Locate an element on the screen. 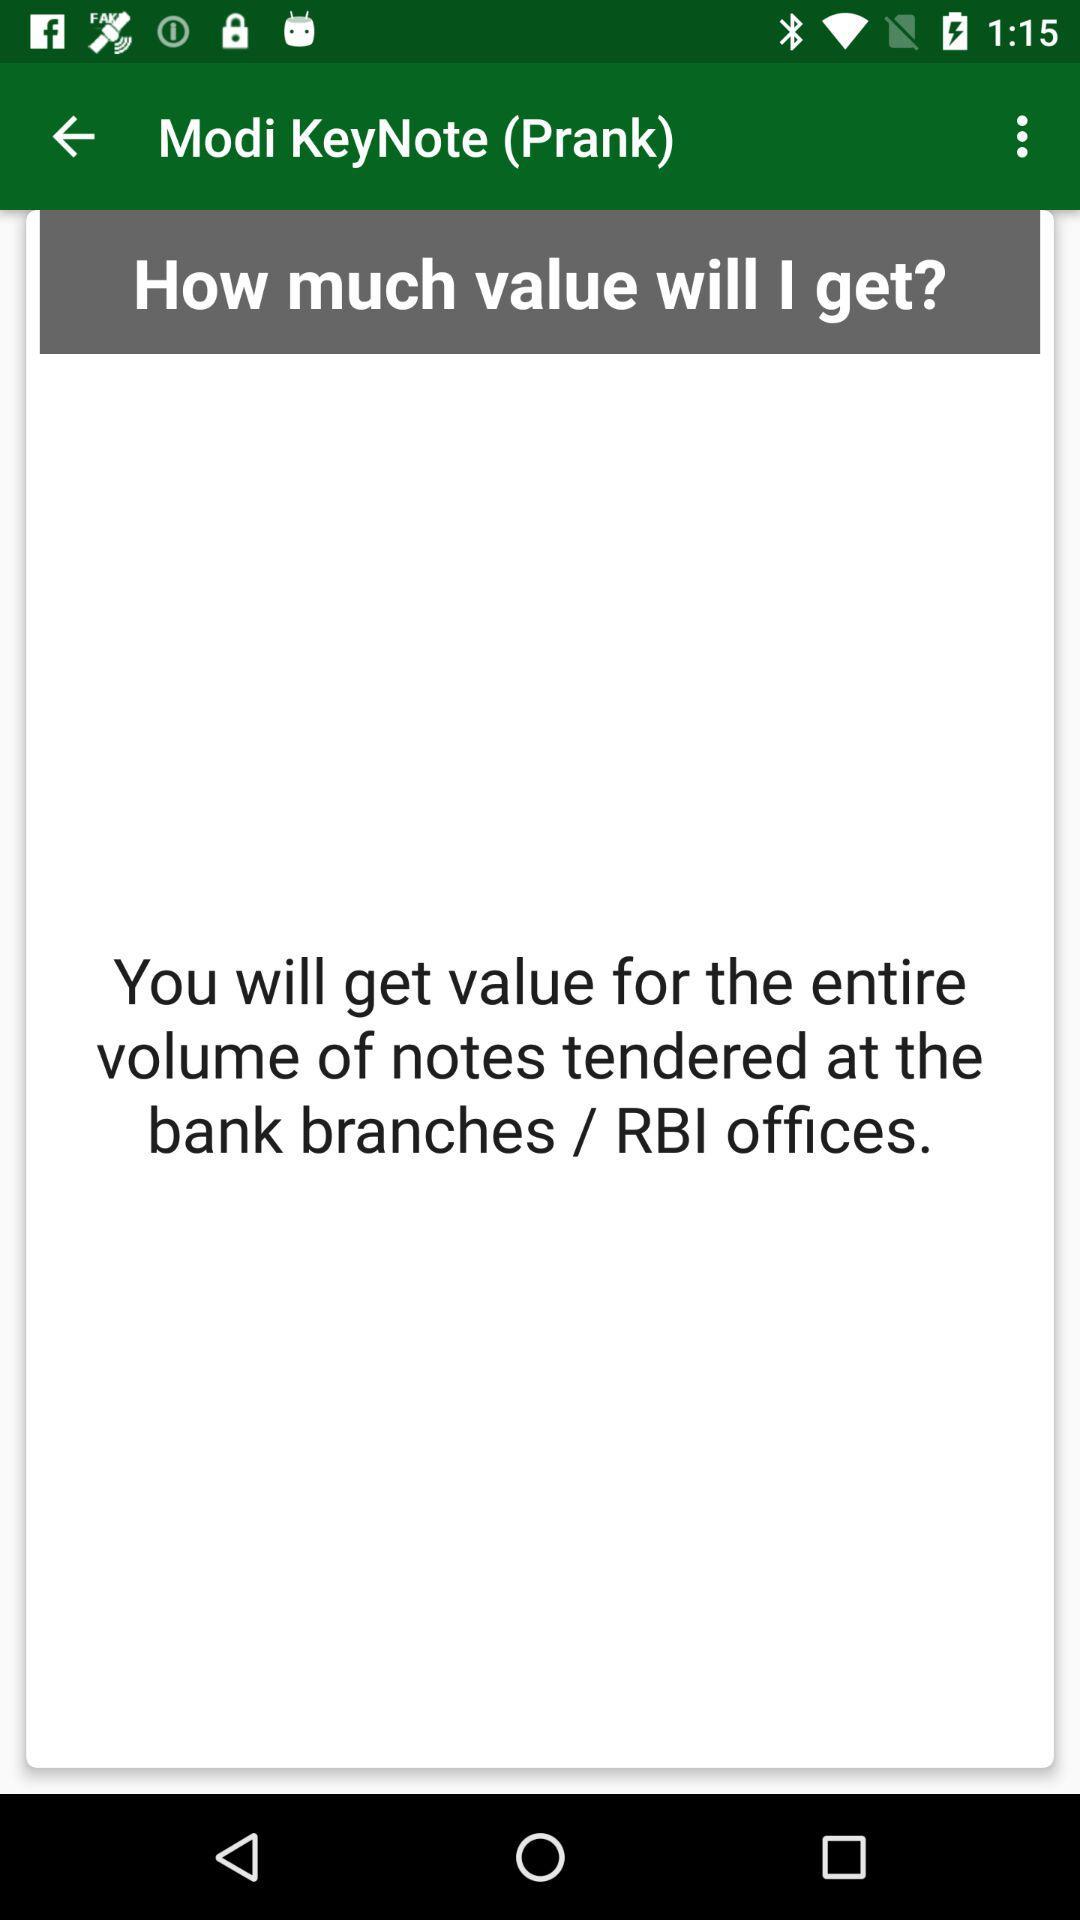  the item at the top left corner is located at coordinates (72, 135).